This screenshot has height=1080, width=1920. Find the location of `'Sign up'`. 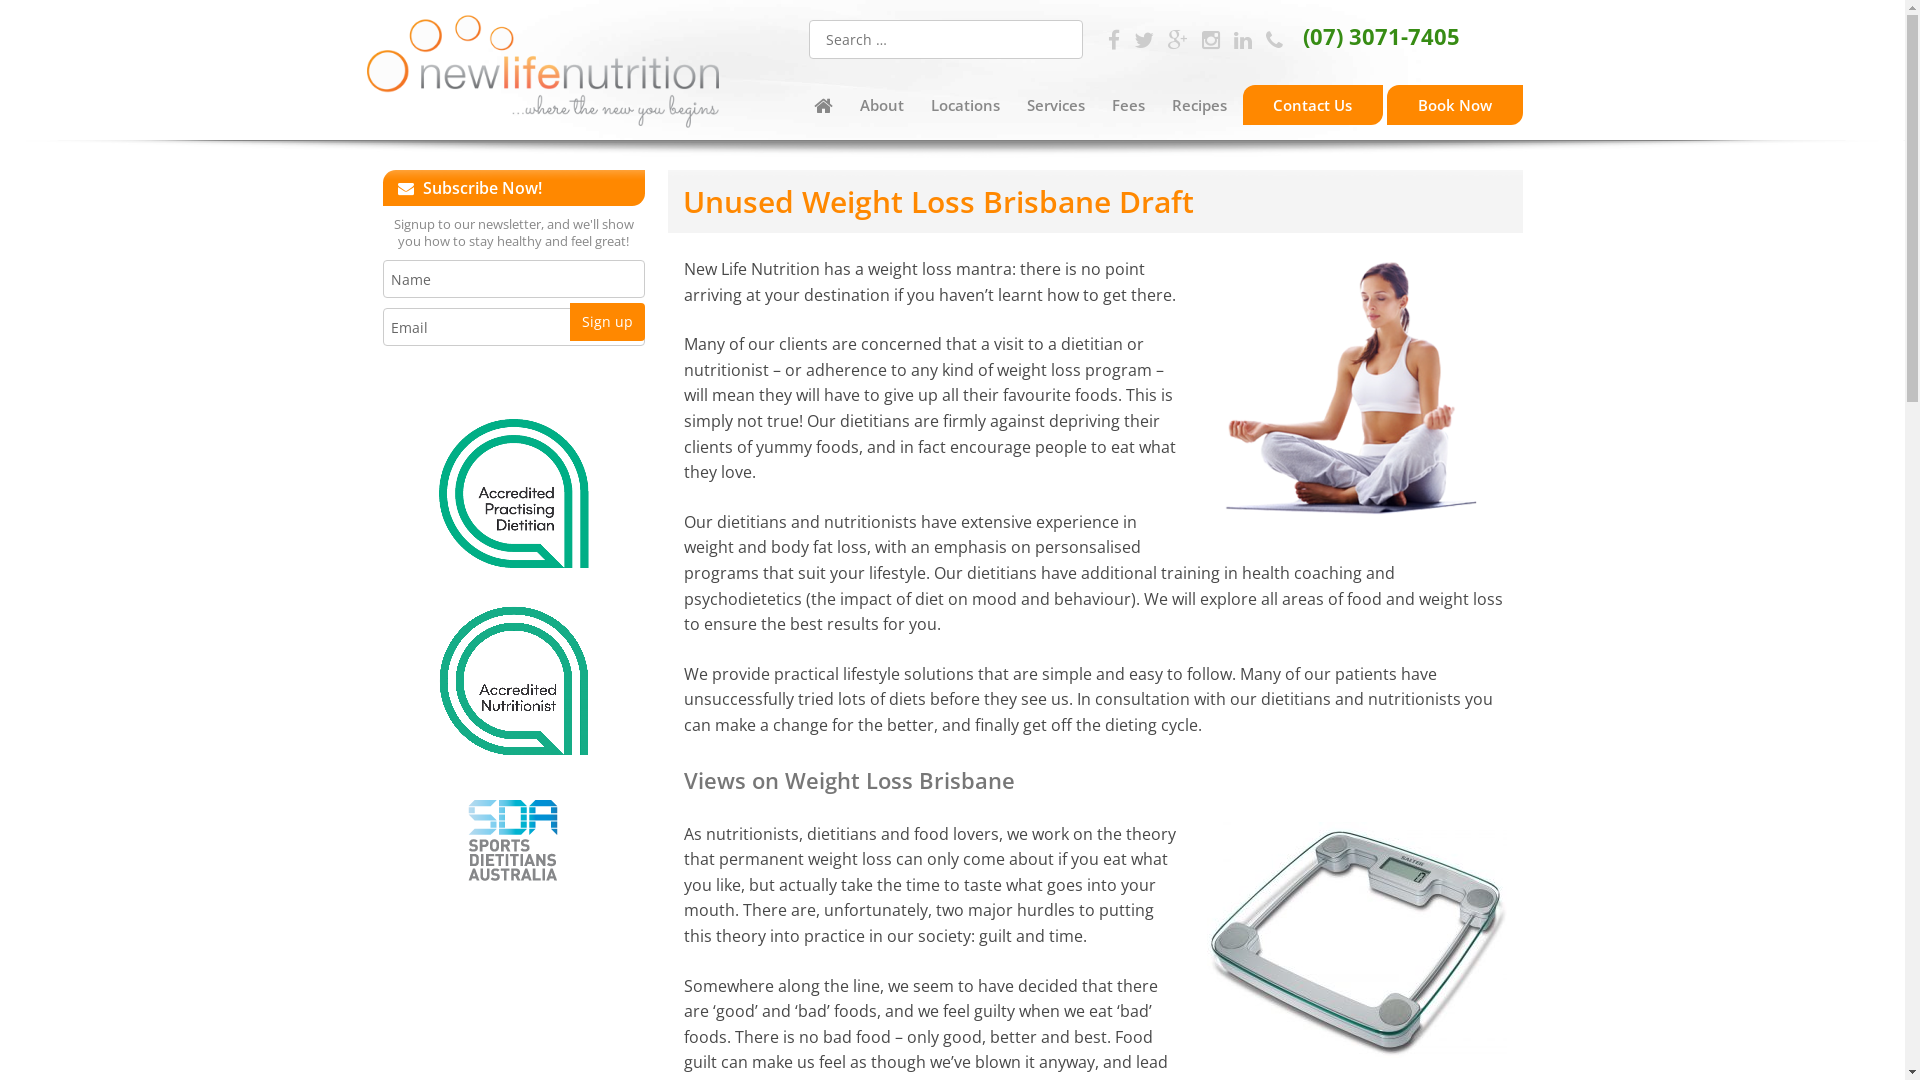

'Sign up' is located at coordinates (606, 320).